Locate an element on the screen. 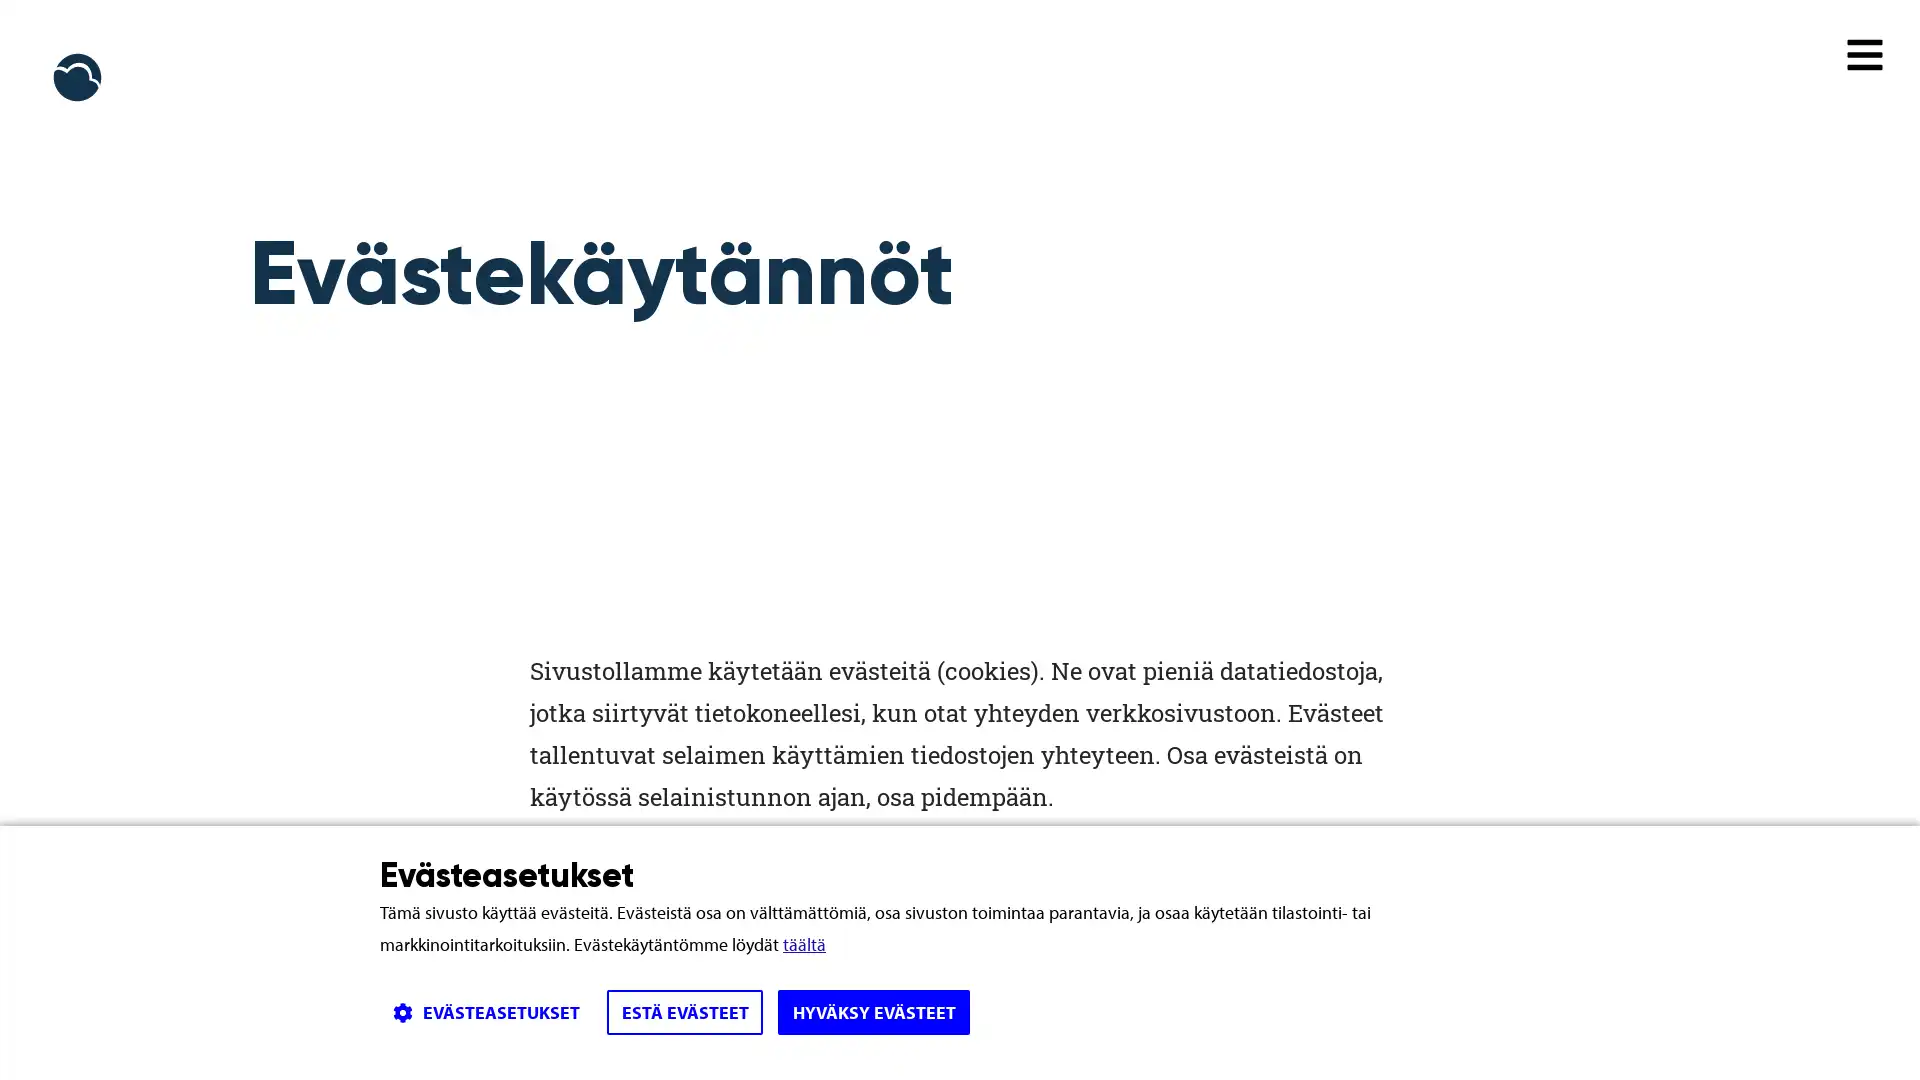 This screenshot has height=1080, width=1920. ESTA EVASTEET is located at coordinates (685, 1012).